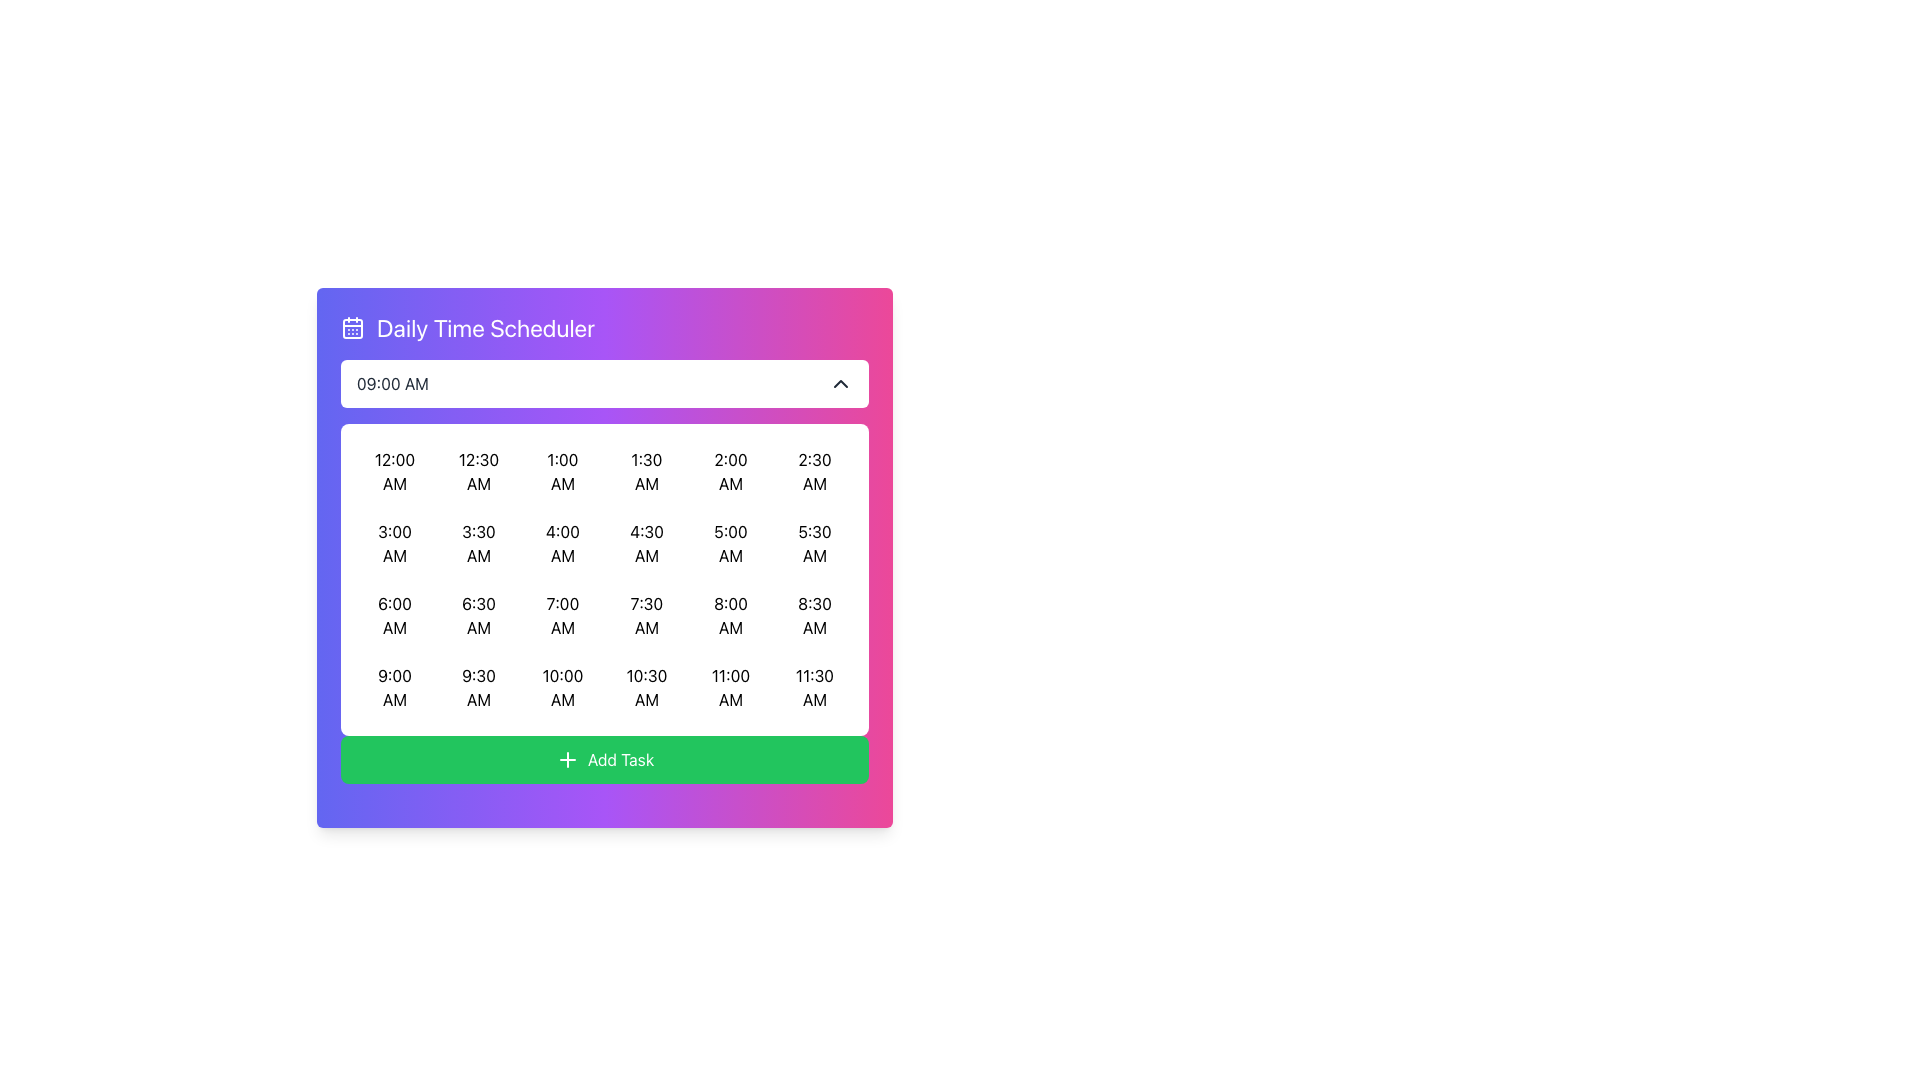  What do you see at coordinates (561, 471) in the screenshot?
I see `the selectable time slot for '1:00 AM' in the Daily Time Scheduler` at bounding box center [561, 471].